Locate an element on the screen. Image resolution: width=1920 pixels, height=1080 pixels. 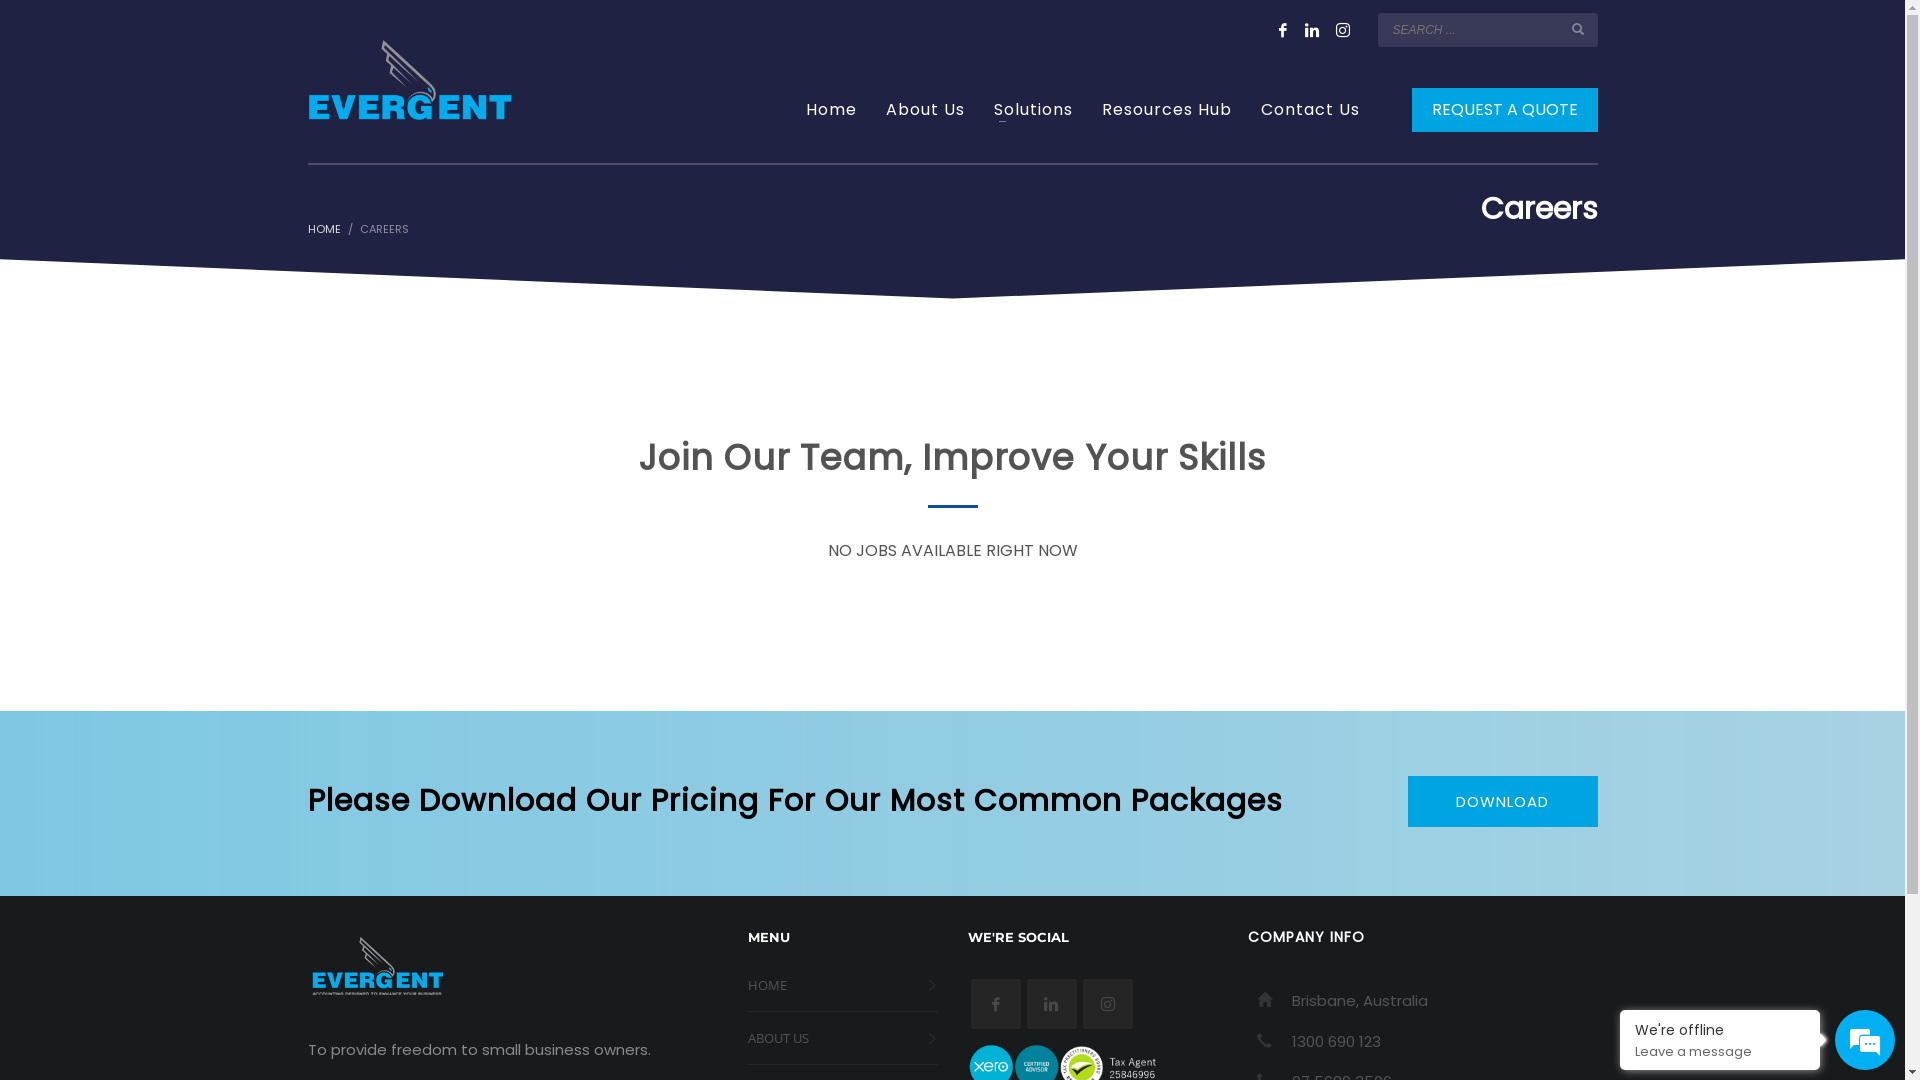
'Home' is located at coordinates (792, 110).